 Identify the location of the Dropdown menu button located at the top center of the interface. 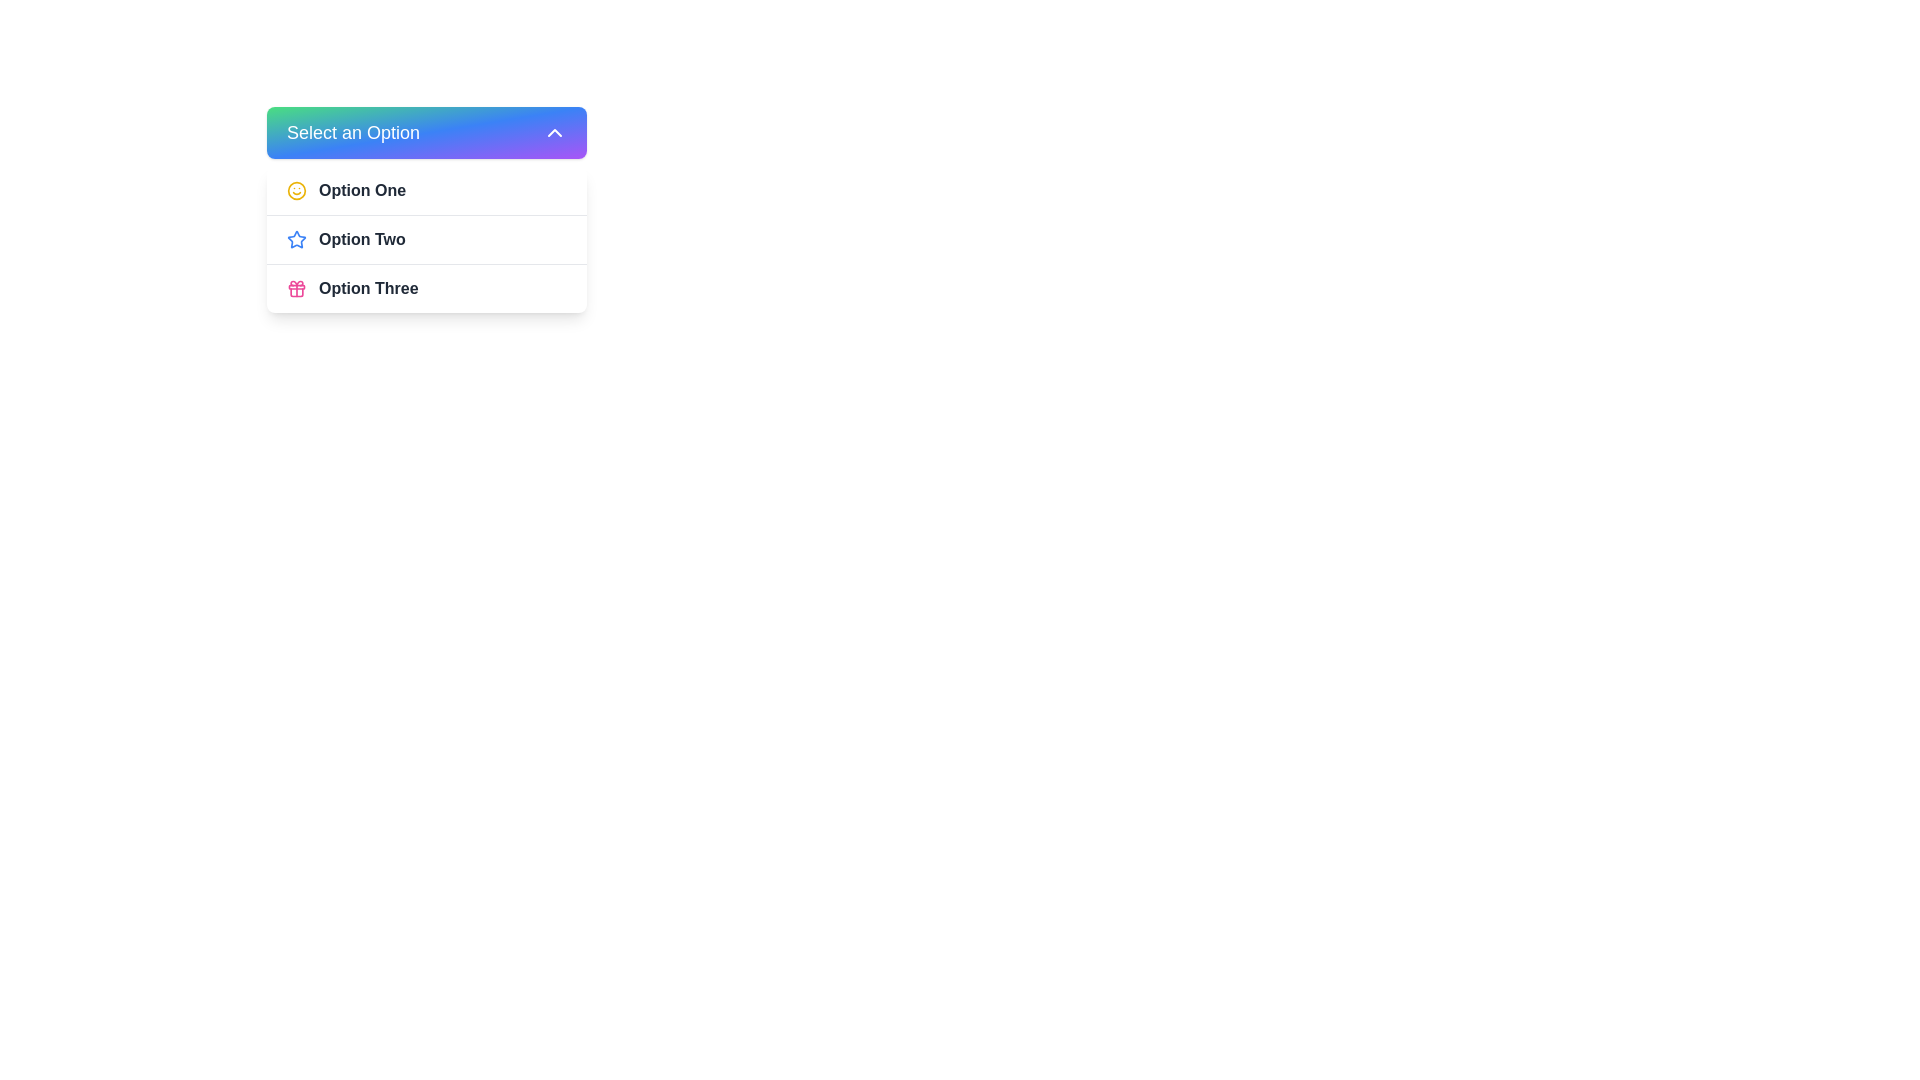
(426, 132).